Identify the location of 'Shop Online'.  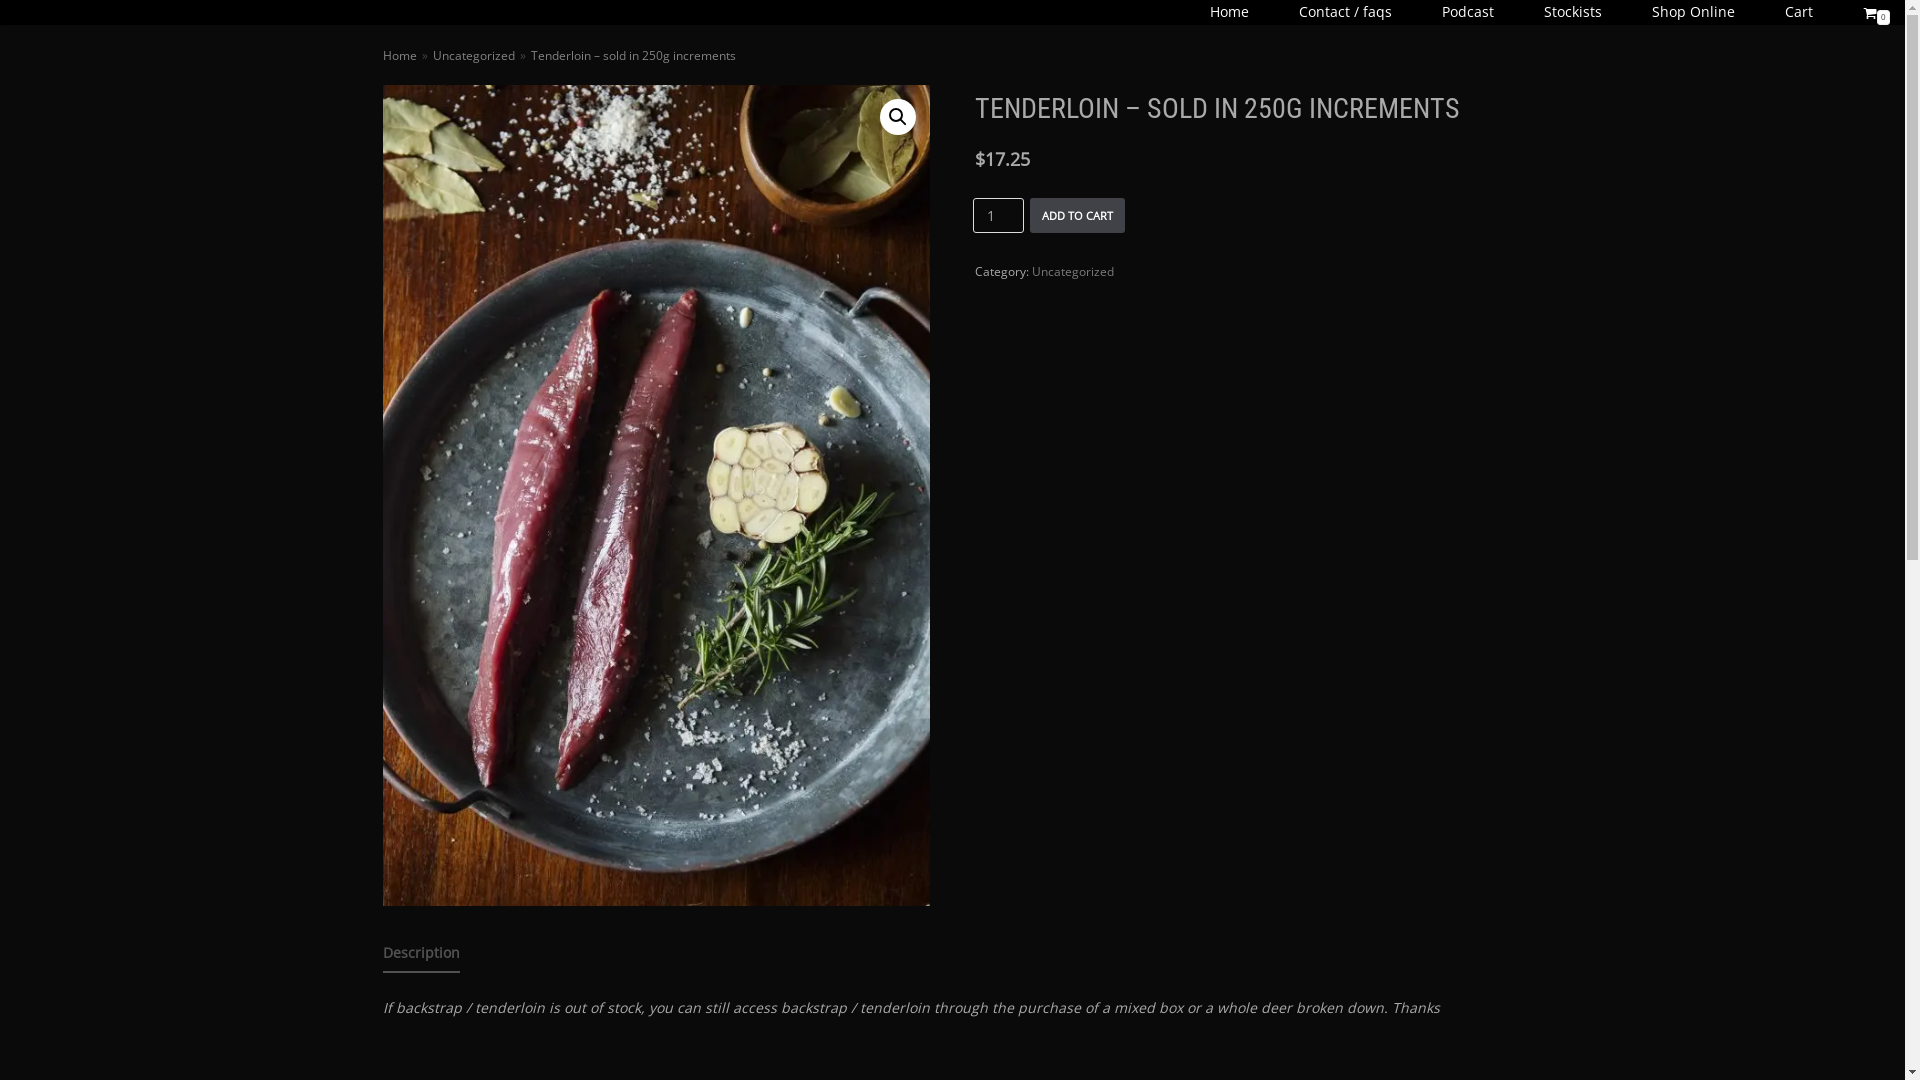
(1692, 12).